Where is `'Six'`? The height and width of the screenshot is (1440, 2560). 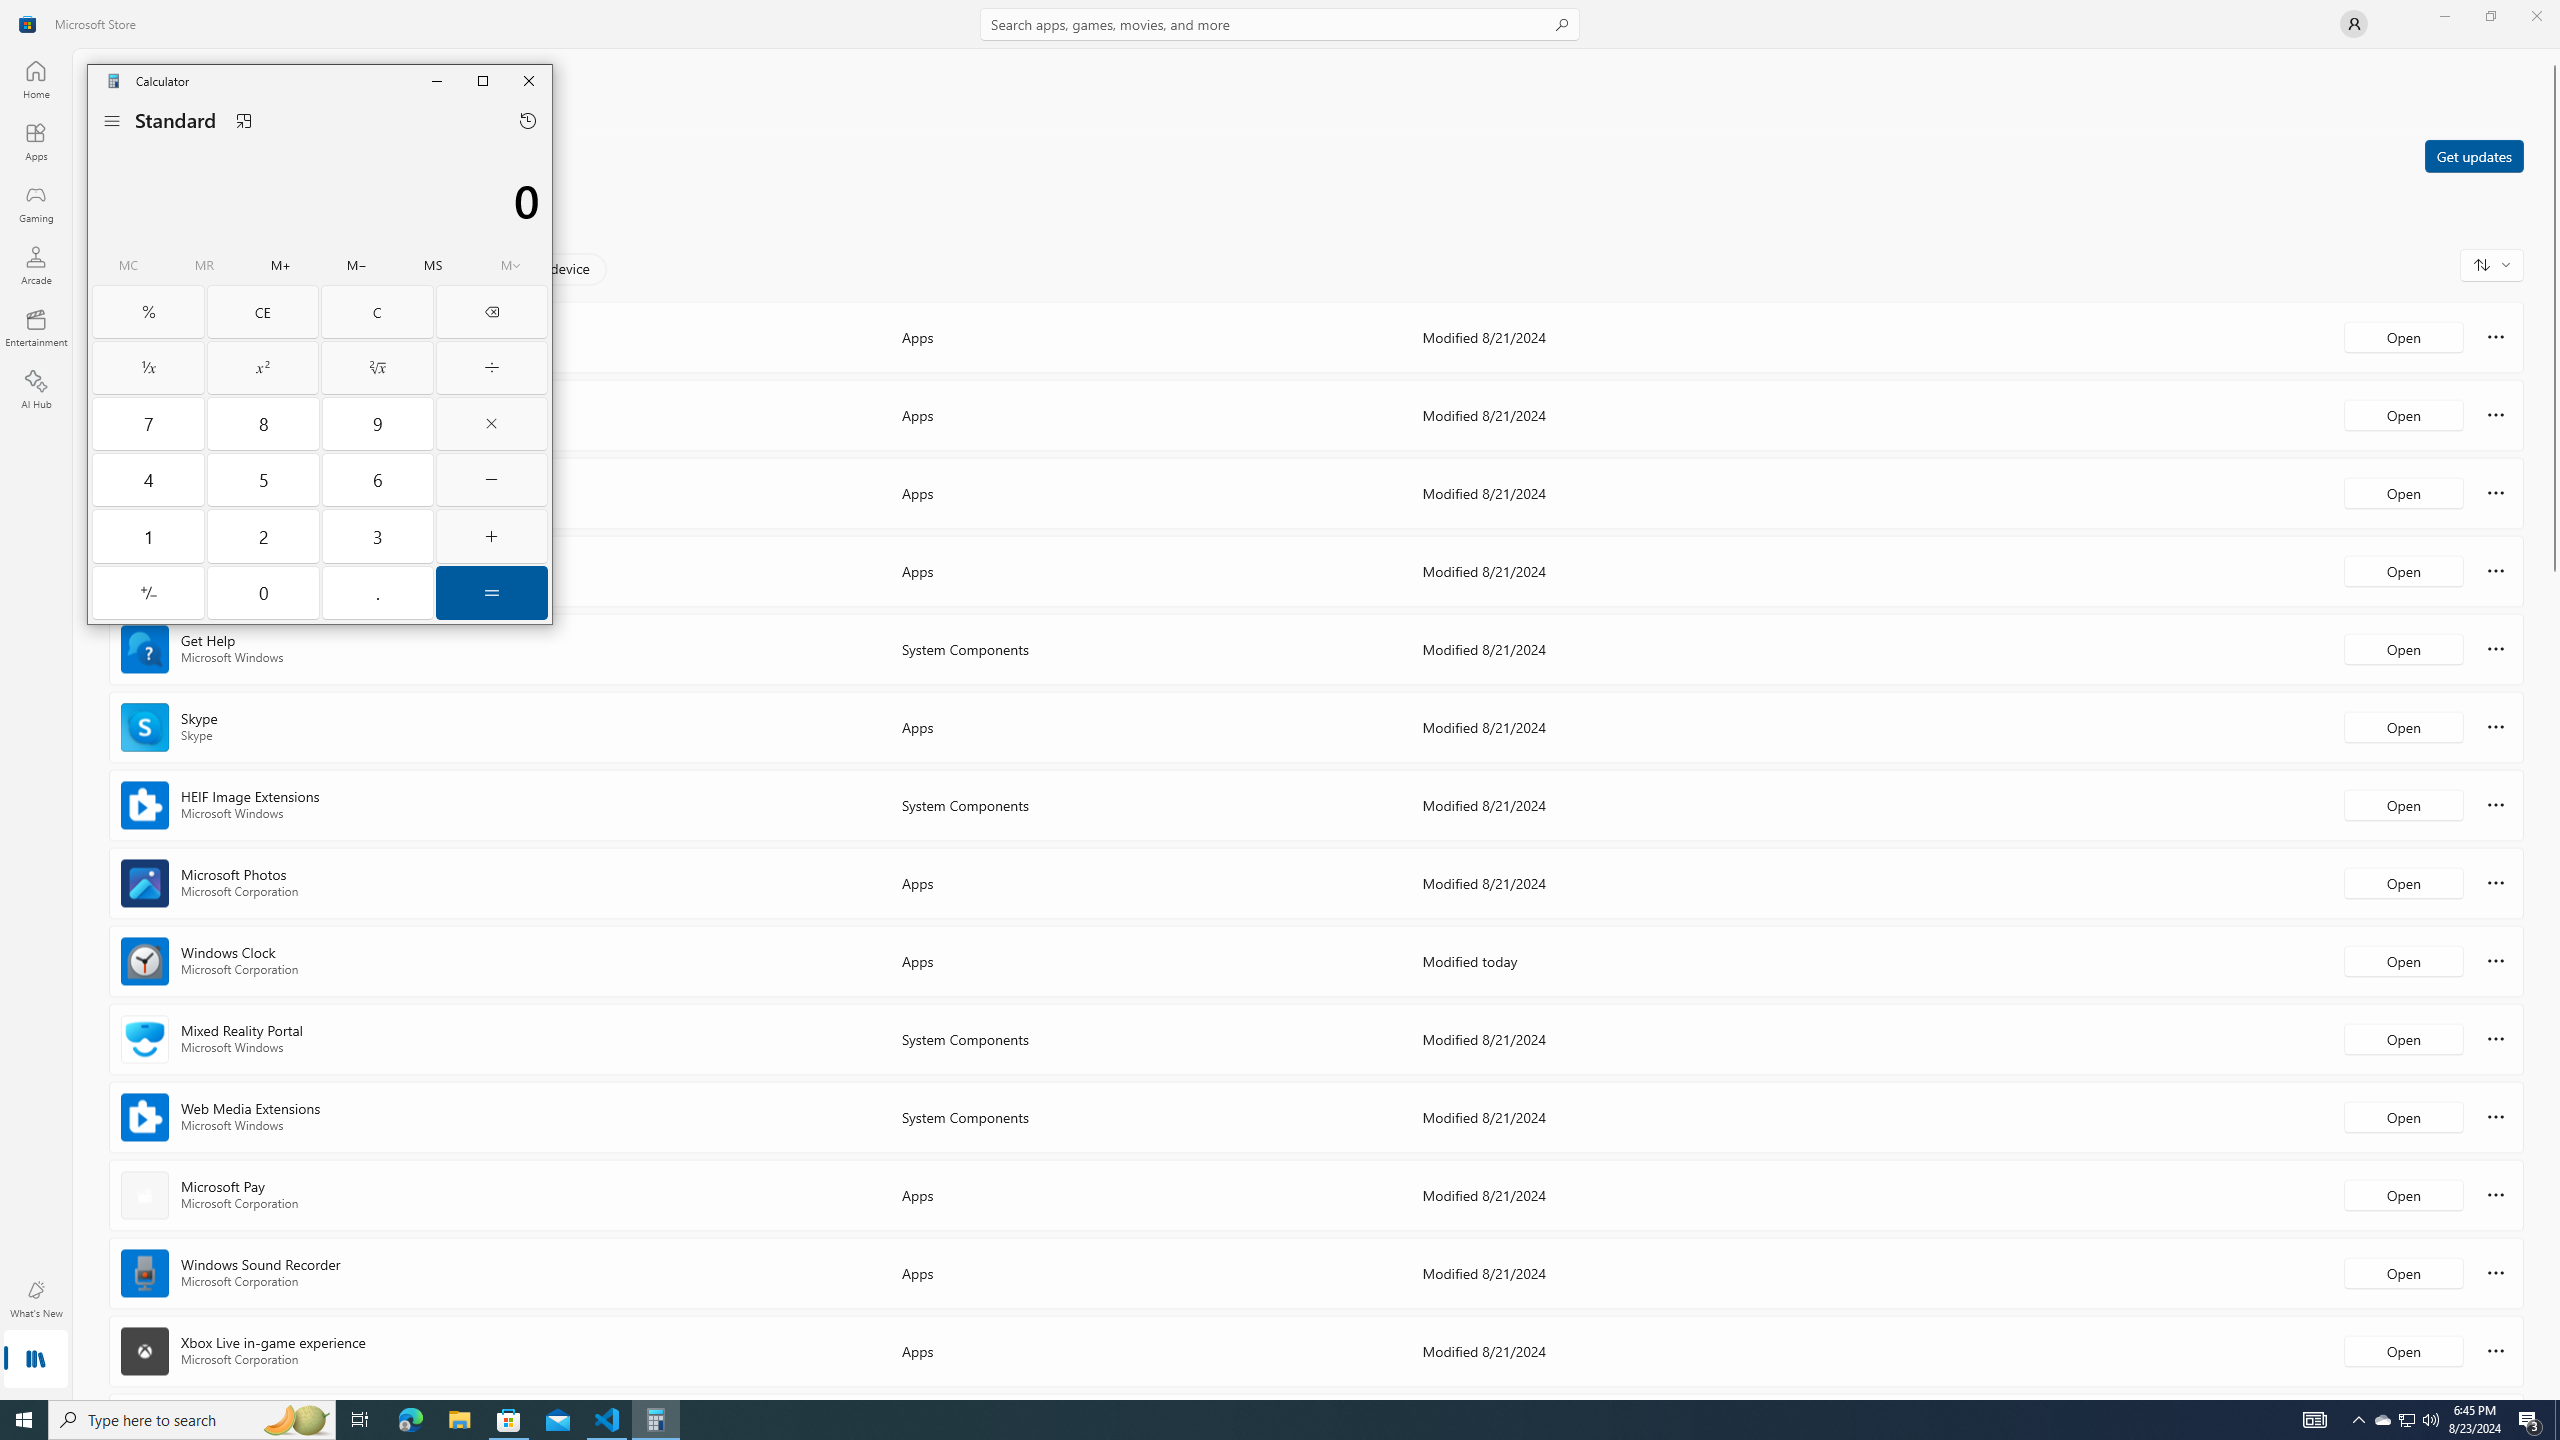
'Six' is located at coordinates (378, 479).